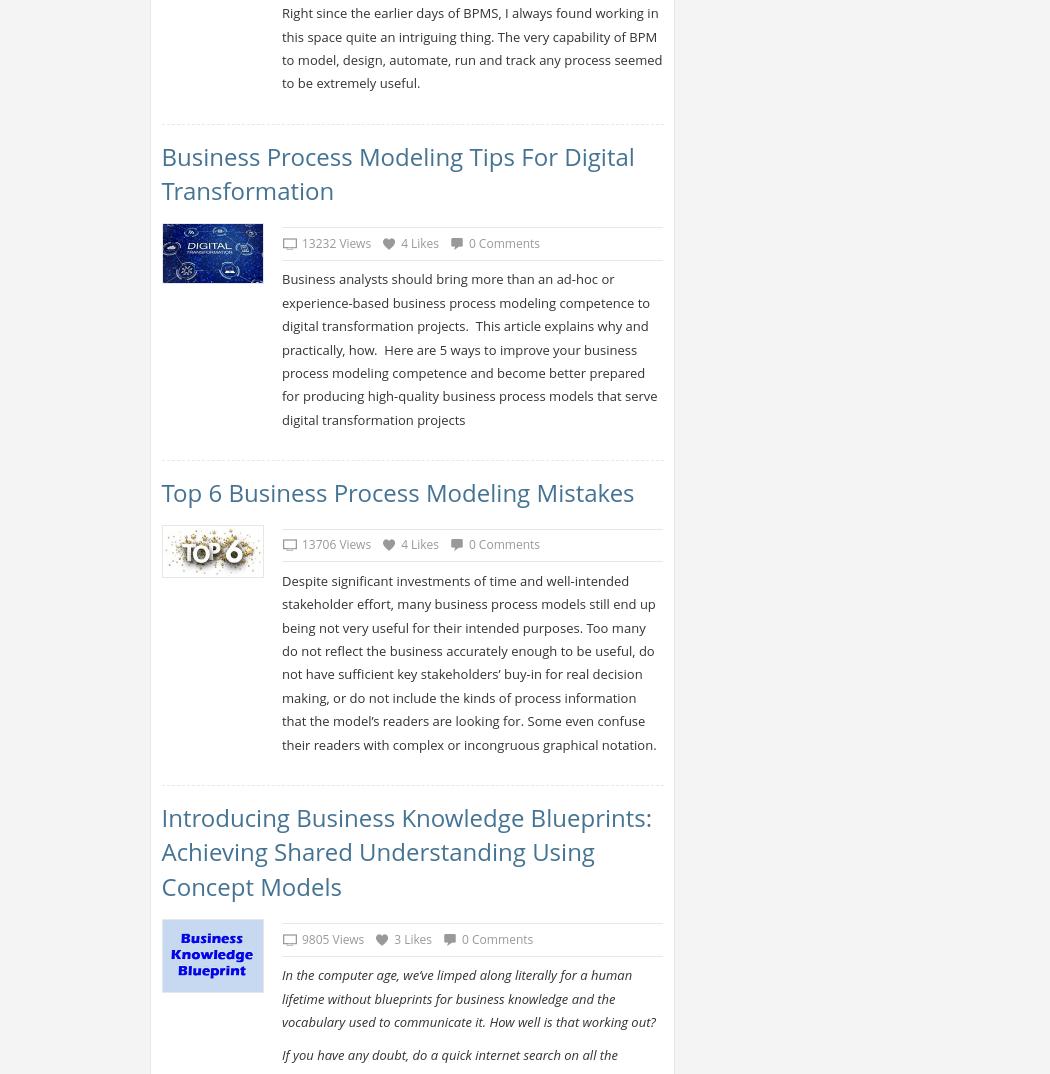  What do you see at coordinates (471, 47) in the screenshot?
I see `'Right since the earlier days of BPMS, I always found working in this space quite an intriguing thing. The very capability of BPM to model, design, automate, run and track any process seemed to be extremely useful.'` at bounding box center [471, 47].